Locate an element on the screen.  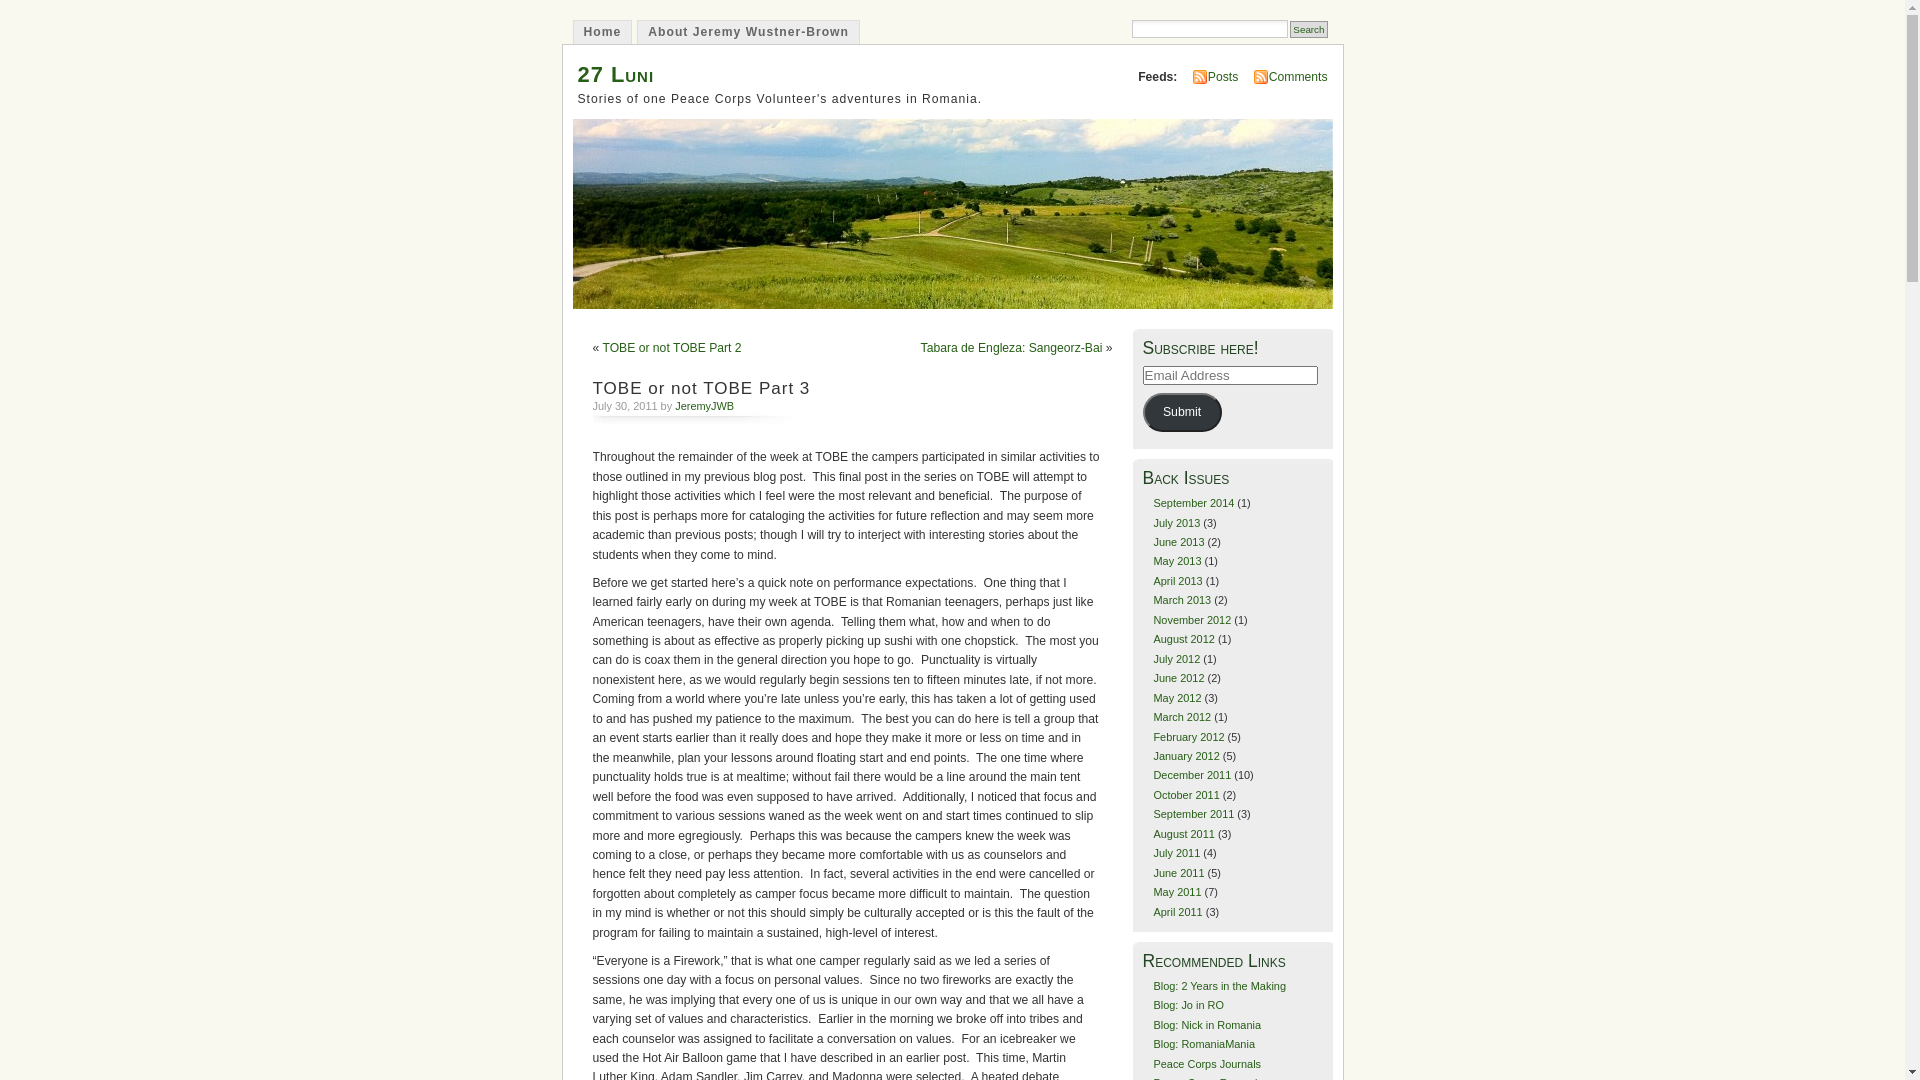
'November 2012' is located at coordinates (1152, 619).